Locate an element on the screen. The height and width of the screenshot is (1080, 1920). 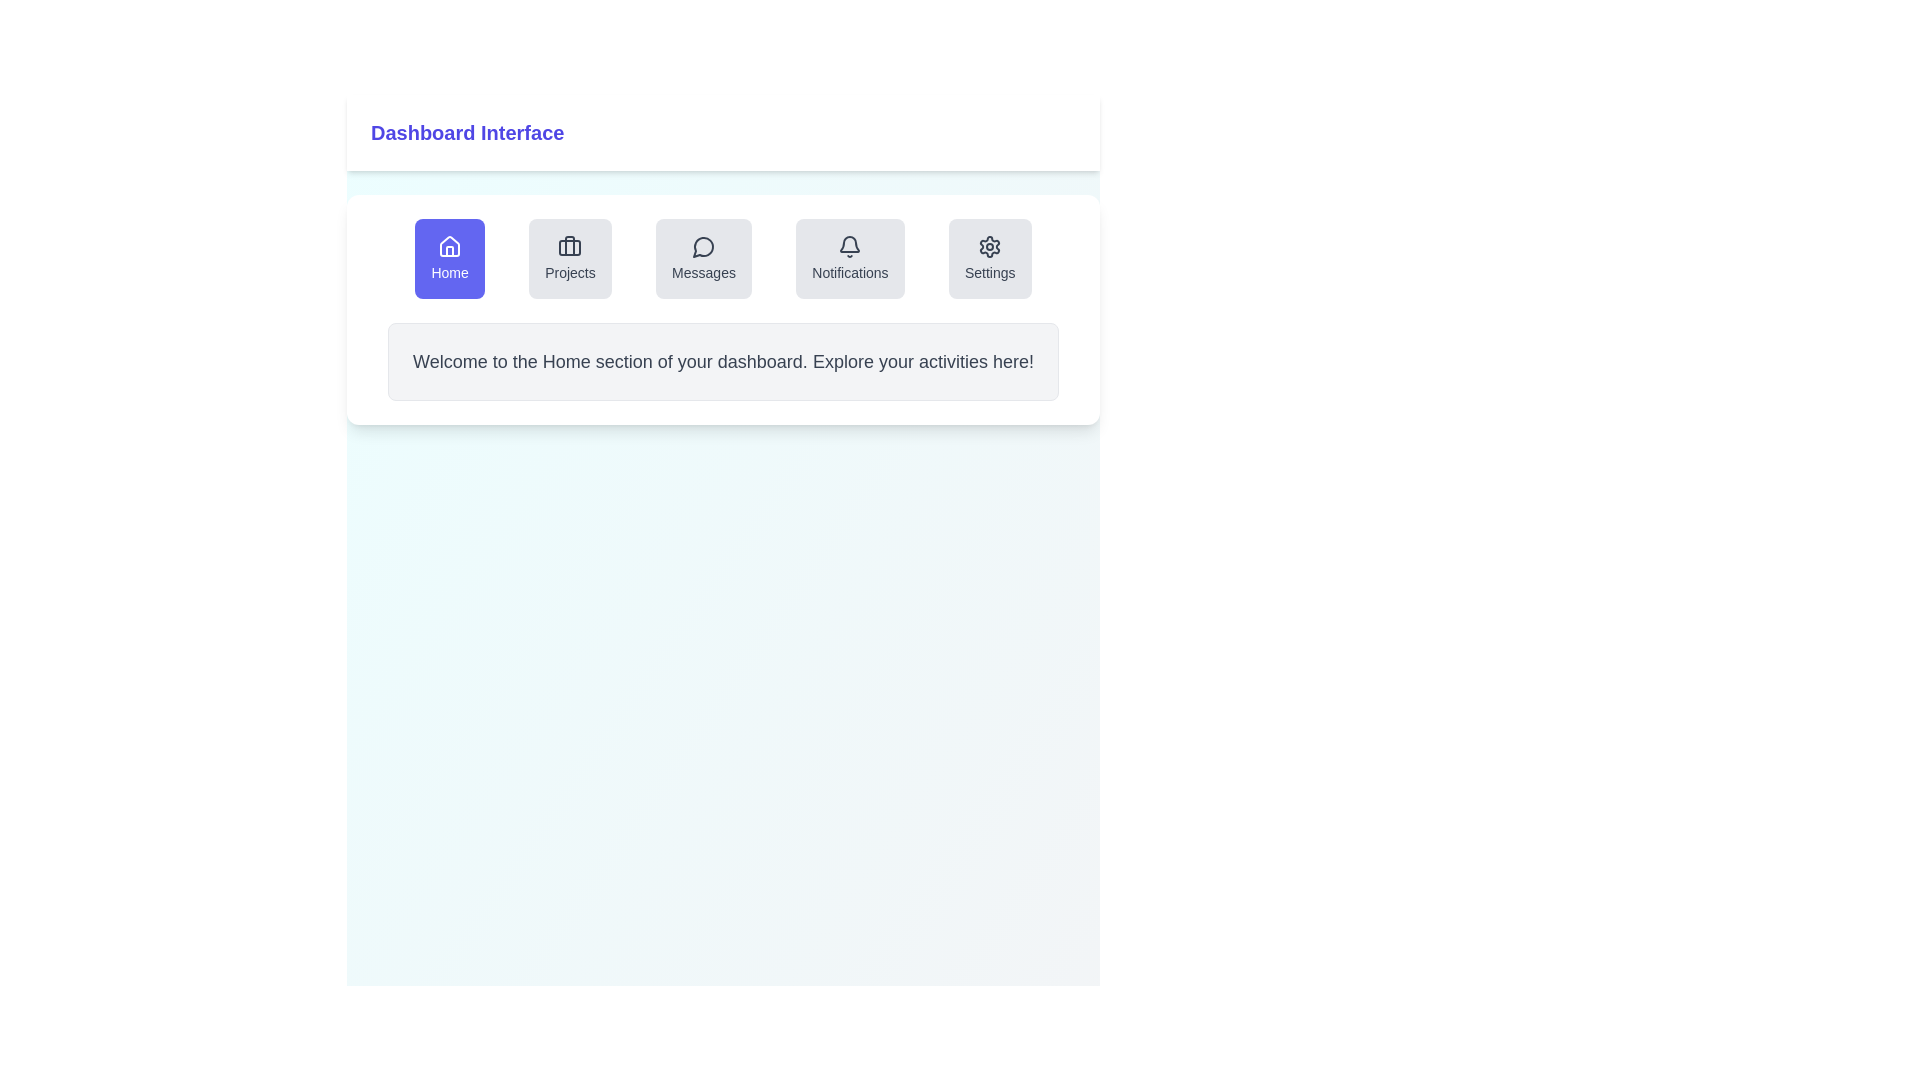
the 'Home' button is located at coordinates (449, 257).